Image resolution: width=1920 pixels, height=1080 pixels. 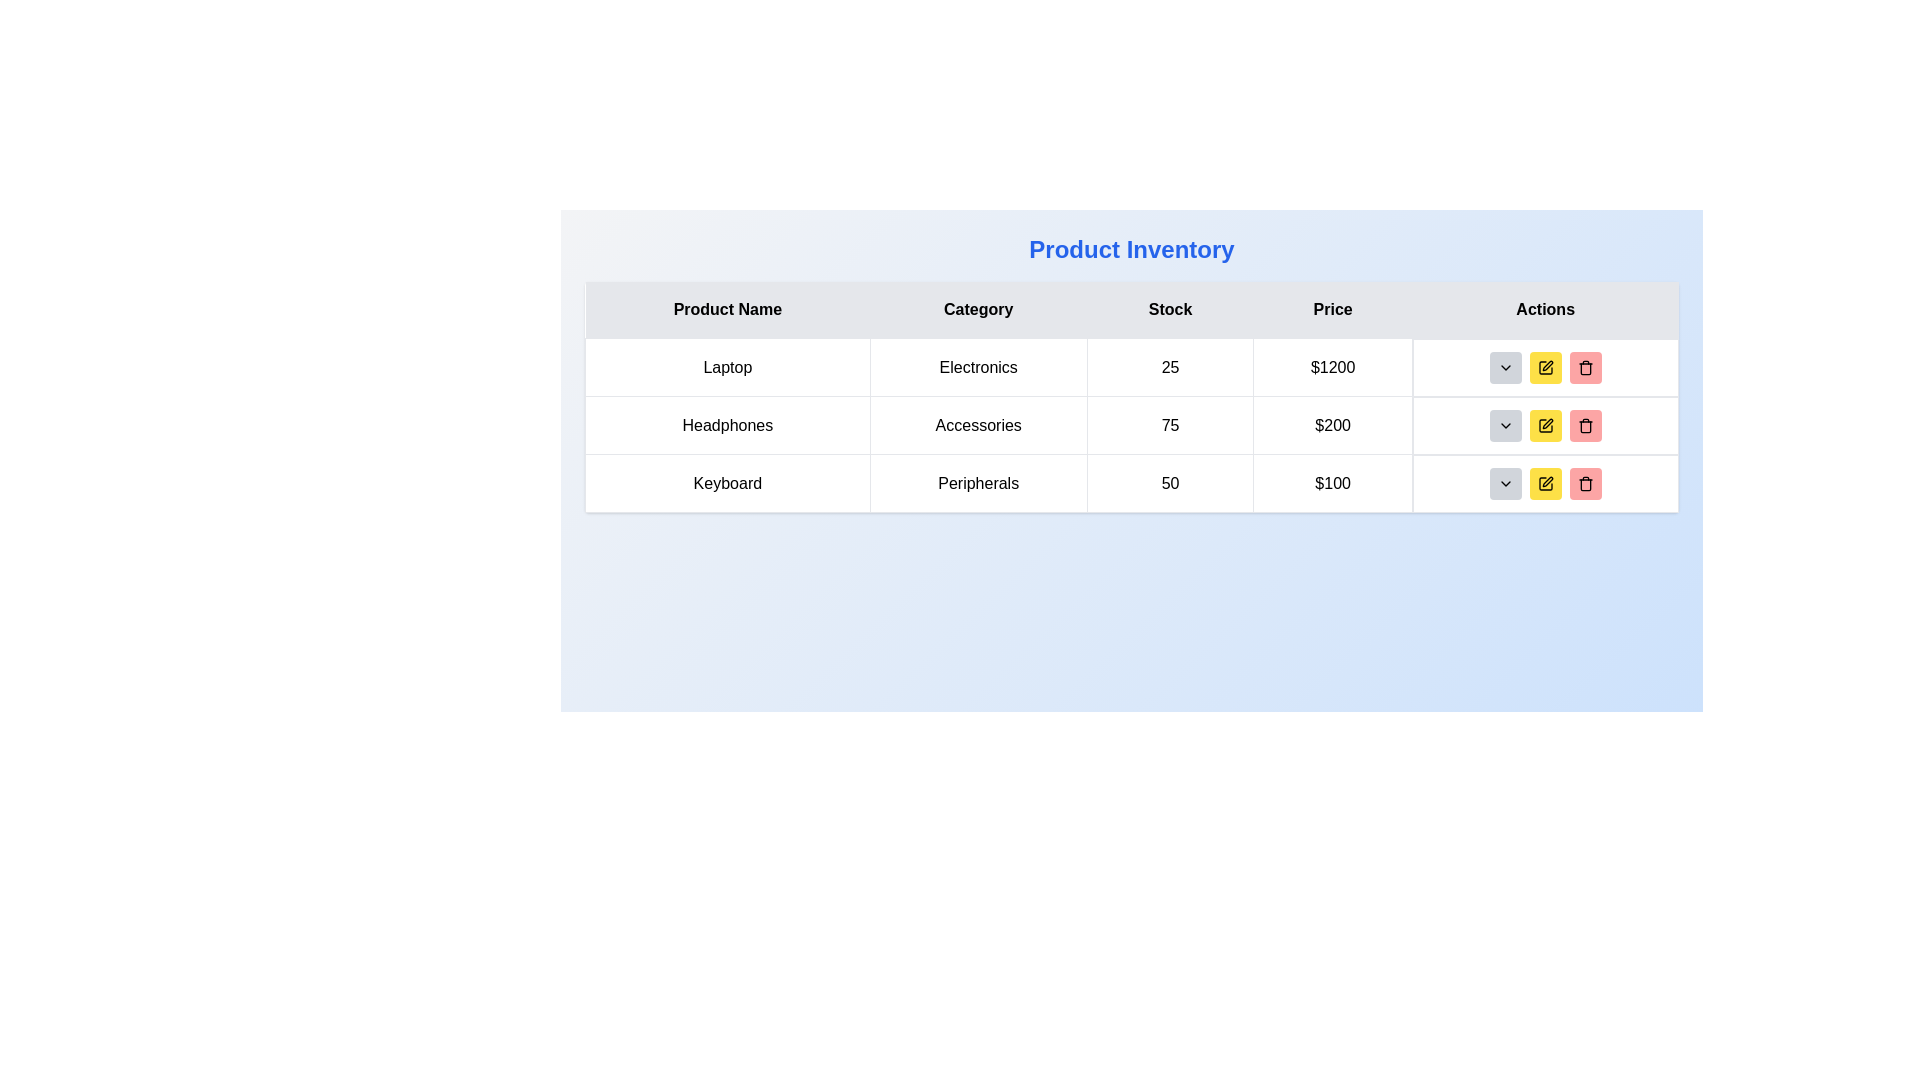 I want to click on the delete action button located in the 'Actions' column of the second row of the data table to observe the hover effects, so click(x=1584, y=424).